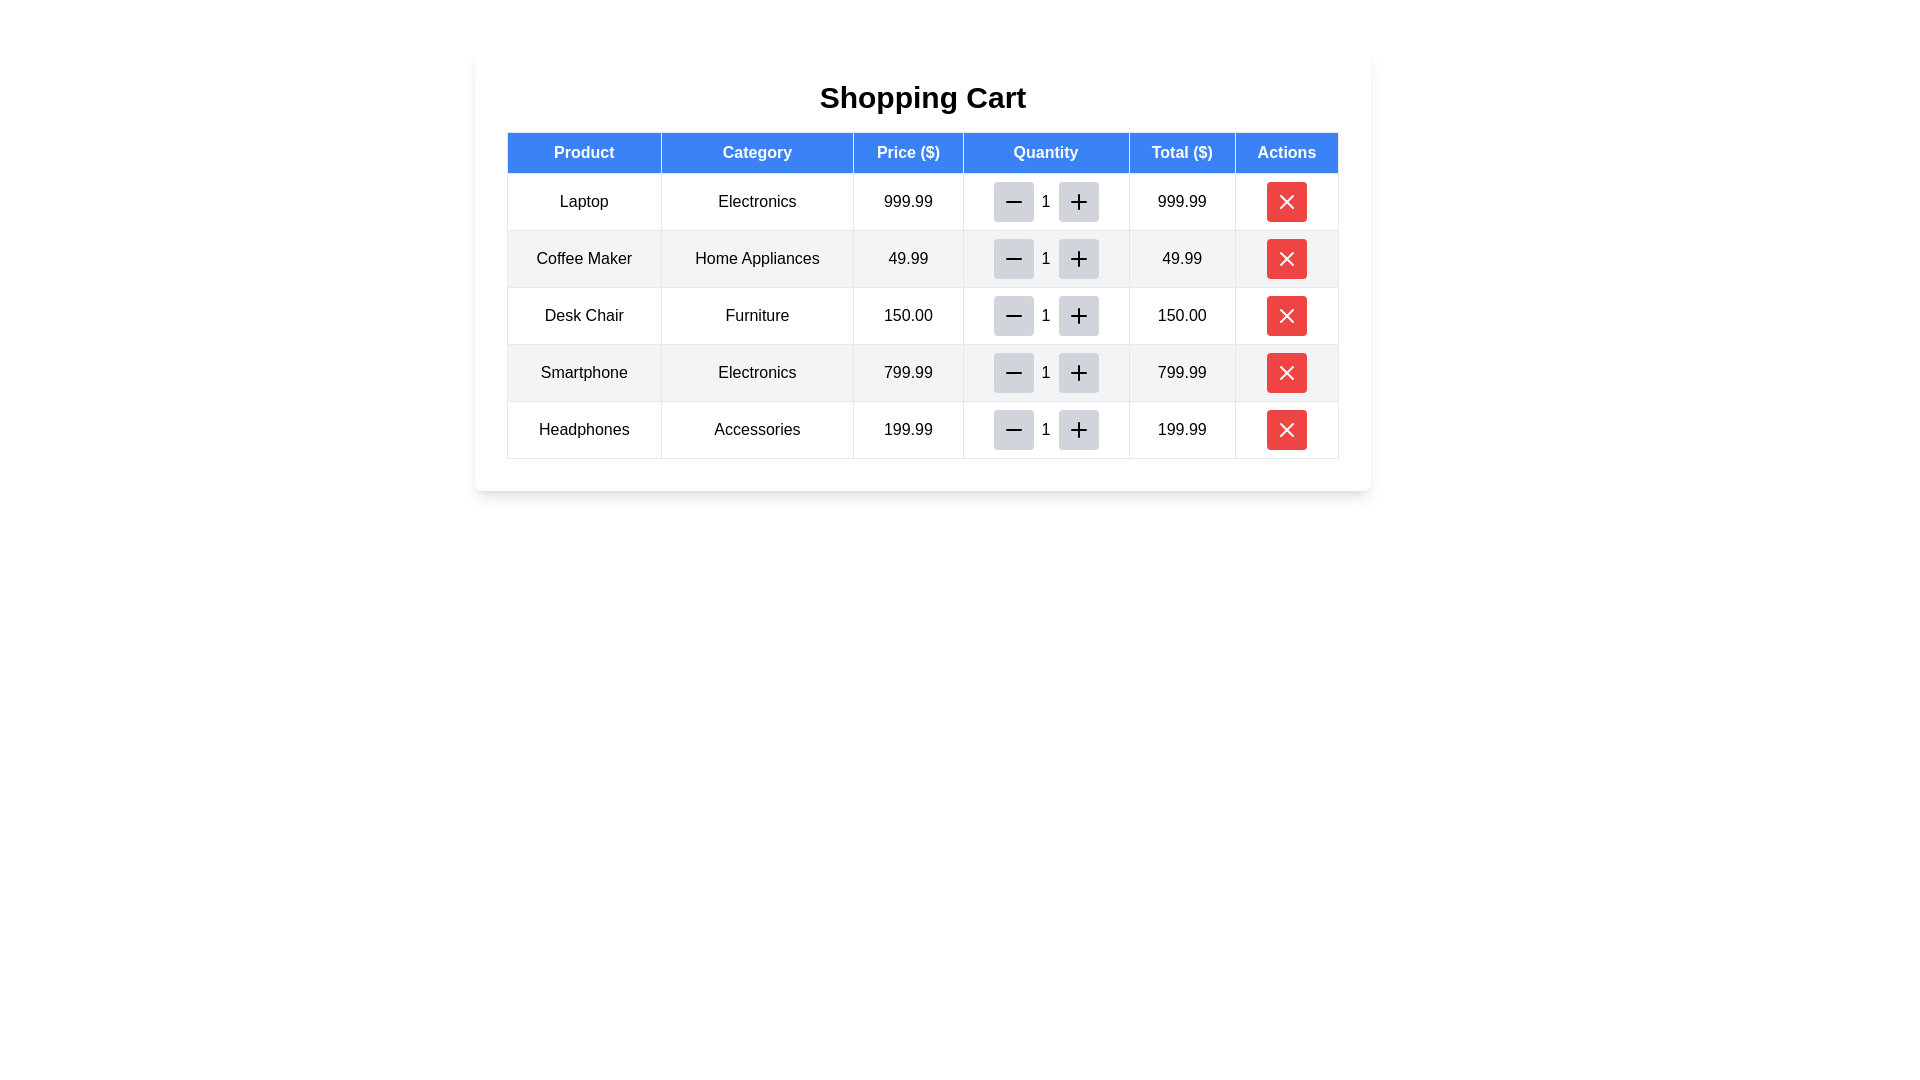  I want to click on the text label displaying 'Headphones' located in the first column of the last row of the table under the 'Product' header, so click(583, 428).